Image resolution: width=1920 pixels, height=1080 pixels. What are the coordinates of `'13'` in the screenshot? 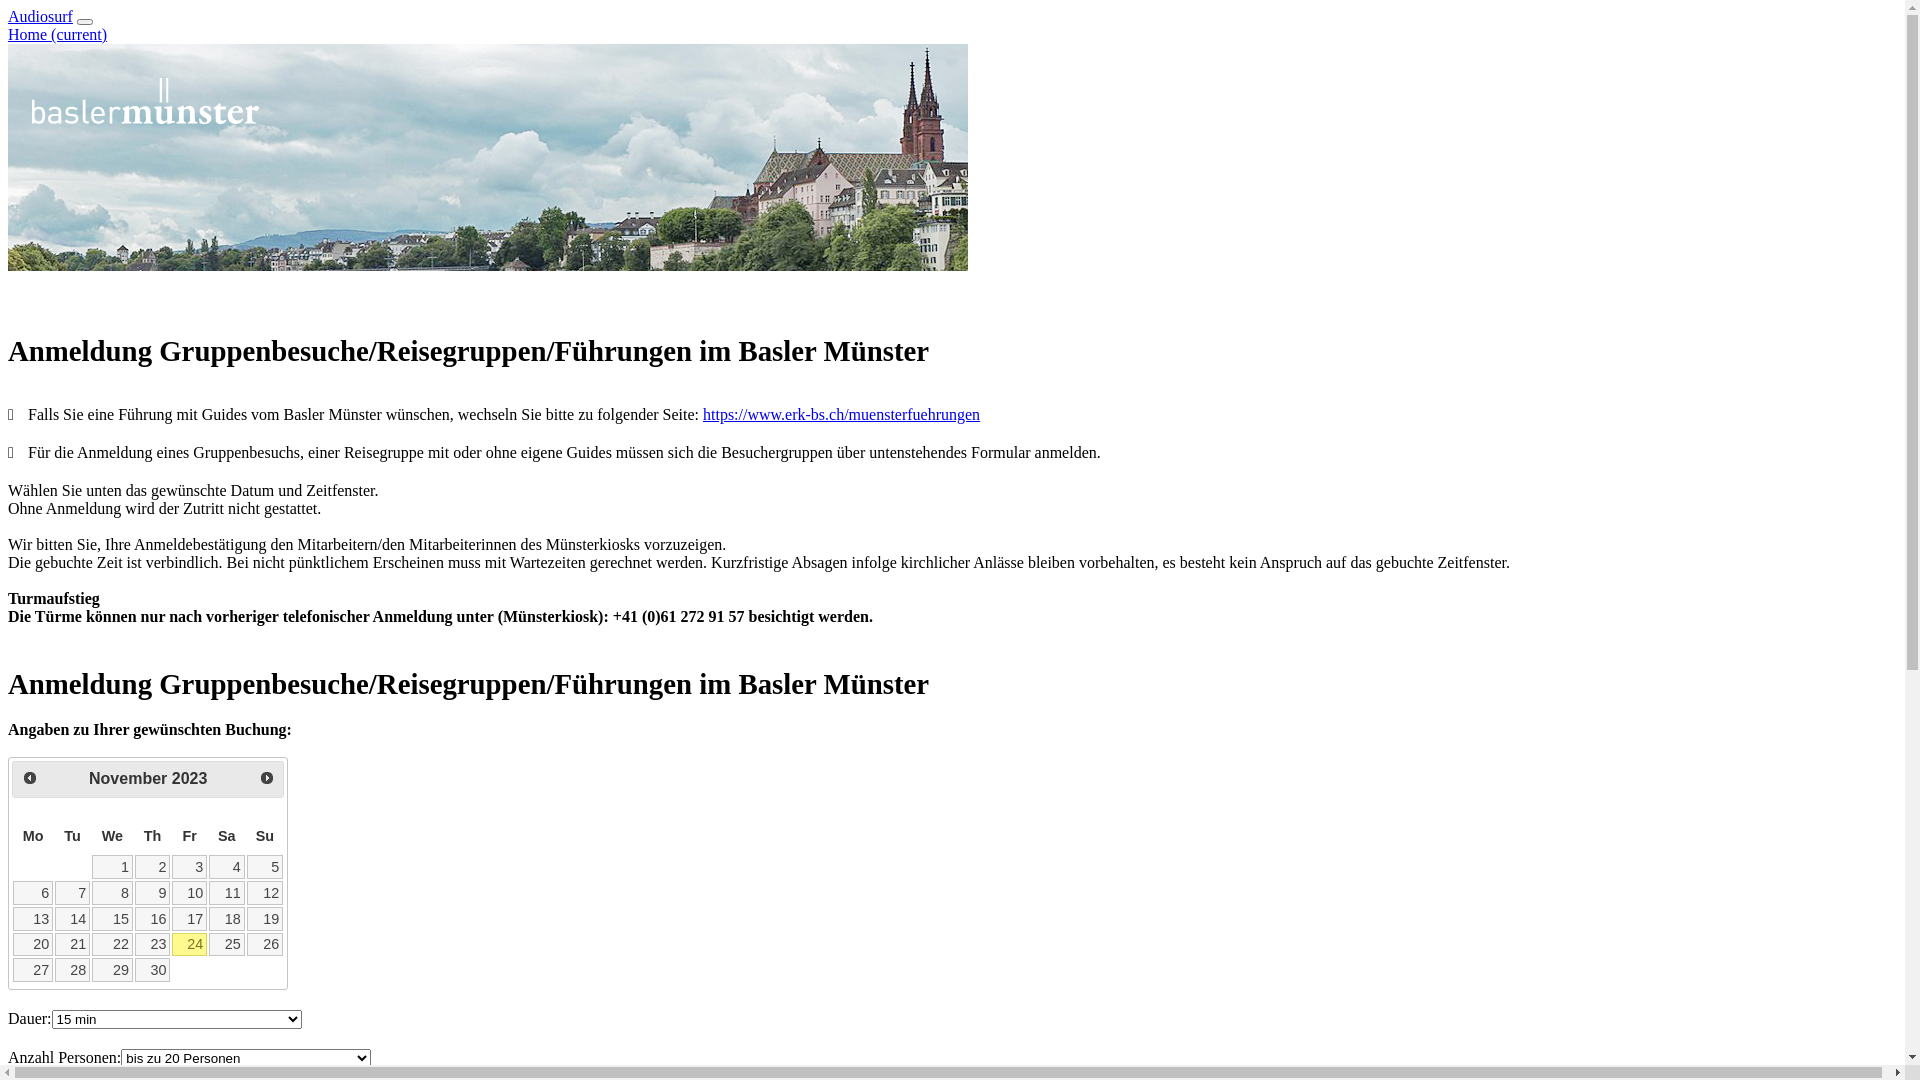 It's located at (33, 918).